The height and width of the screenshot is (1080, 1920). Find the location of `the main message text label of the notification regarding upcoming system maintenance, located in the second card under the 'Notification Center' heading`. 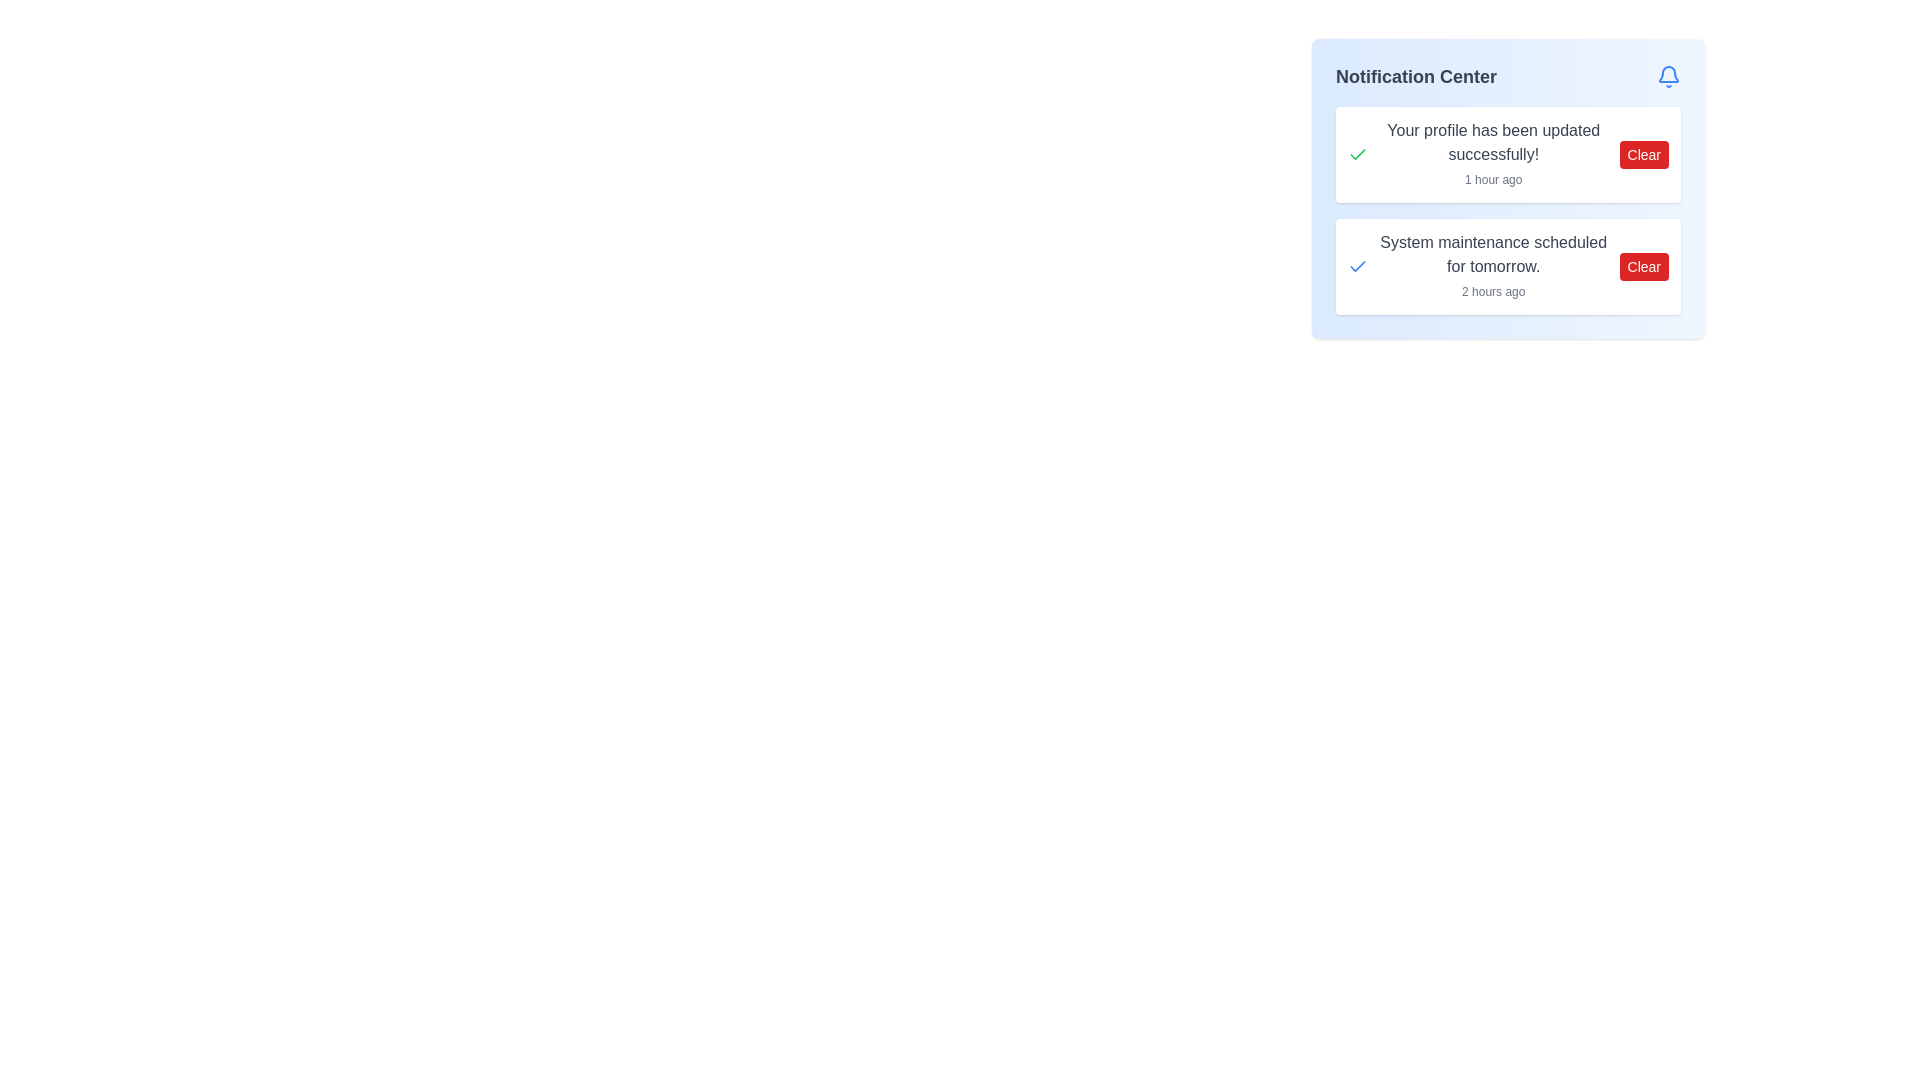

the main message text label of the notification regarding upcoming system maintenance, located in the second card under the 'Notification Center' heading is located at coordinates (1493, 253).